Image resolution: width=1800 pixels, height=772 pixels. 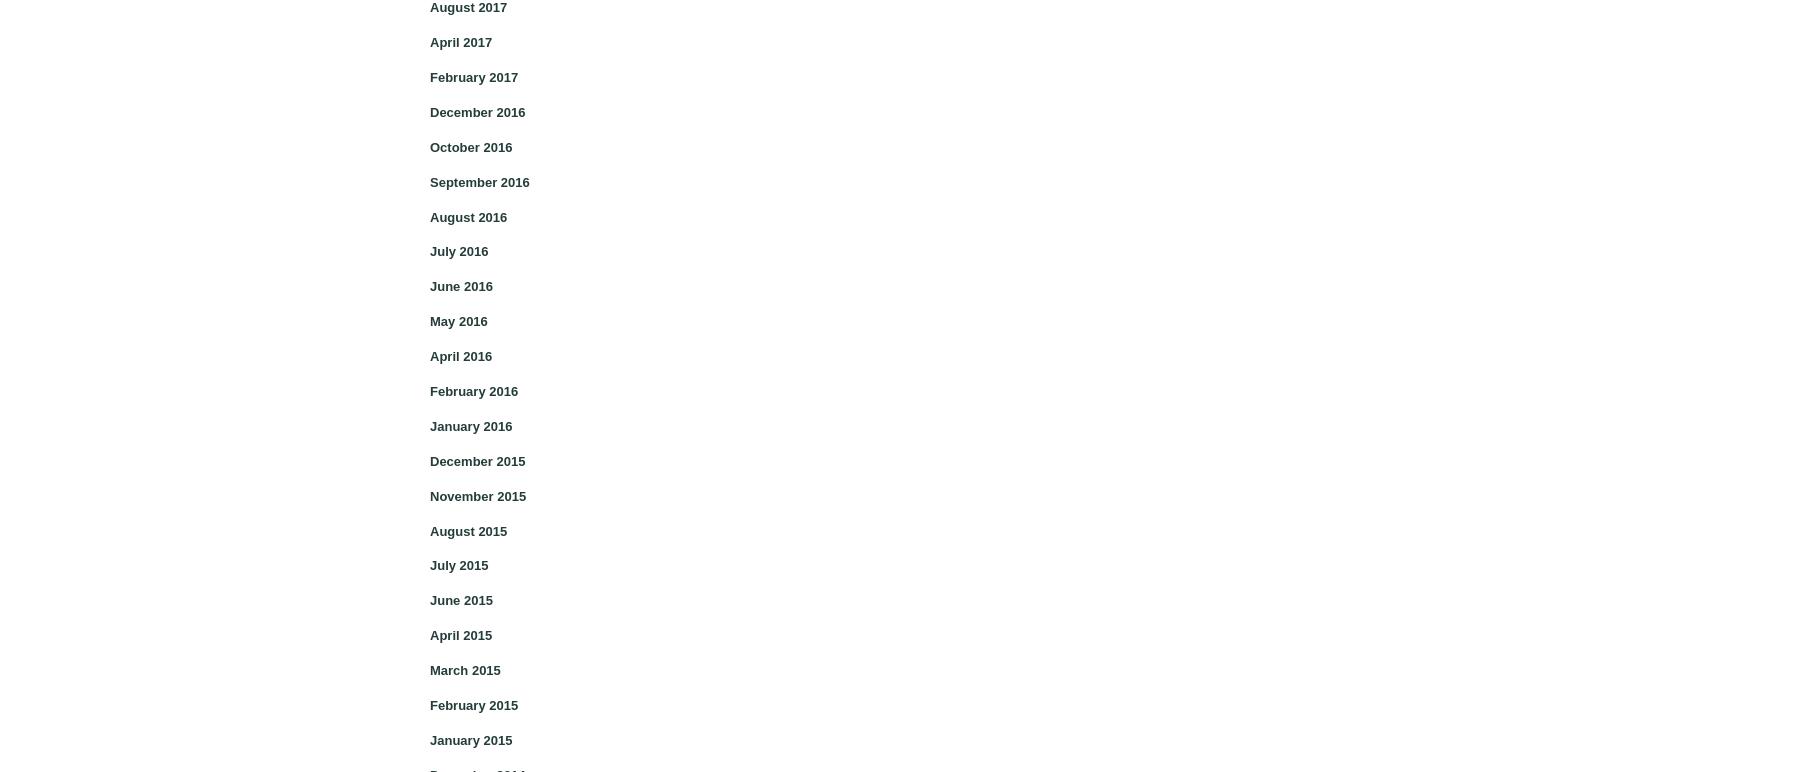 I want to click on 'February 2017', so click(x=472, y=76).